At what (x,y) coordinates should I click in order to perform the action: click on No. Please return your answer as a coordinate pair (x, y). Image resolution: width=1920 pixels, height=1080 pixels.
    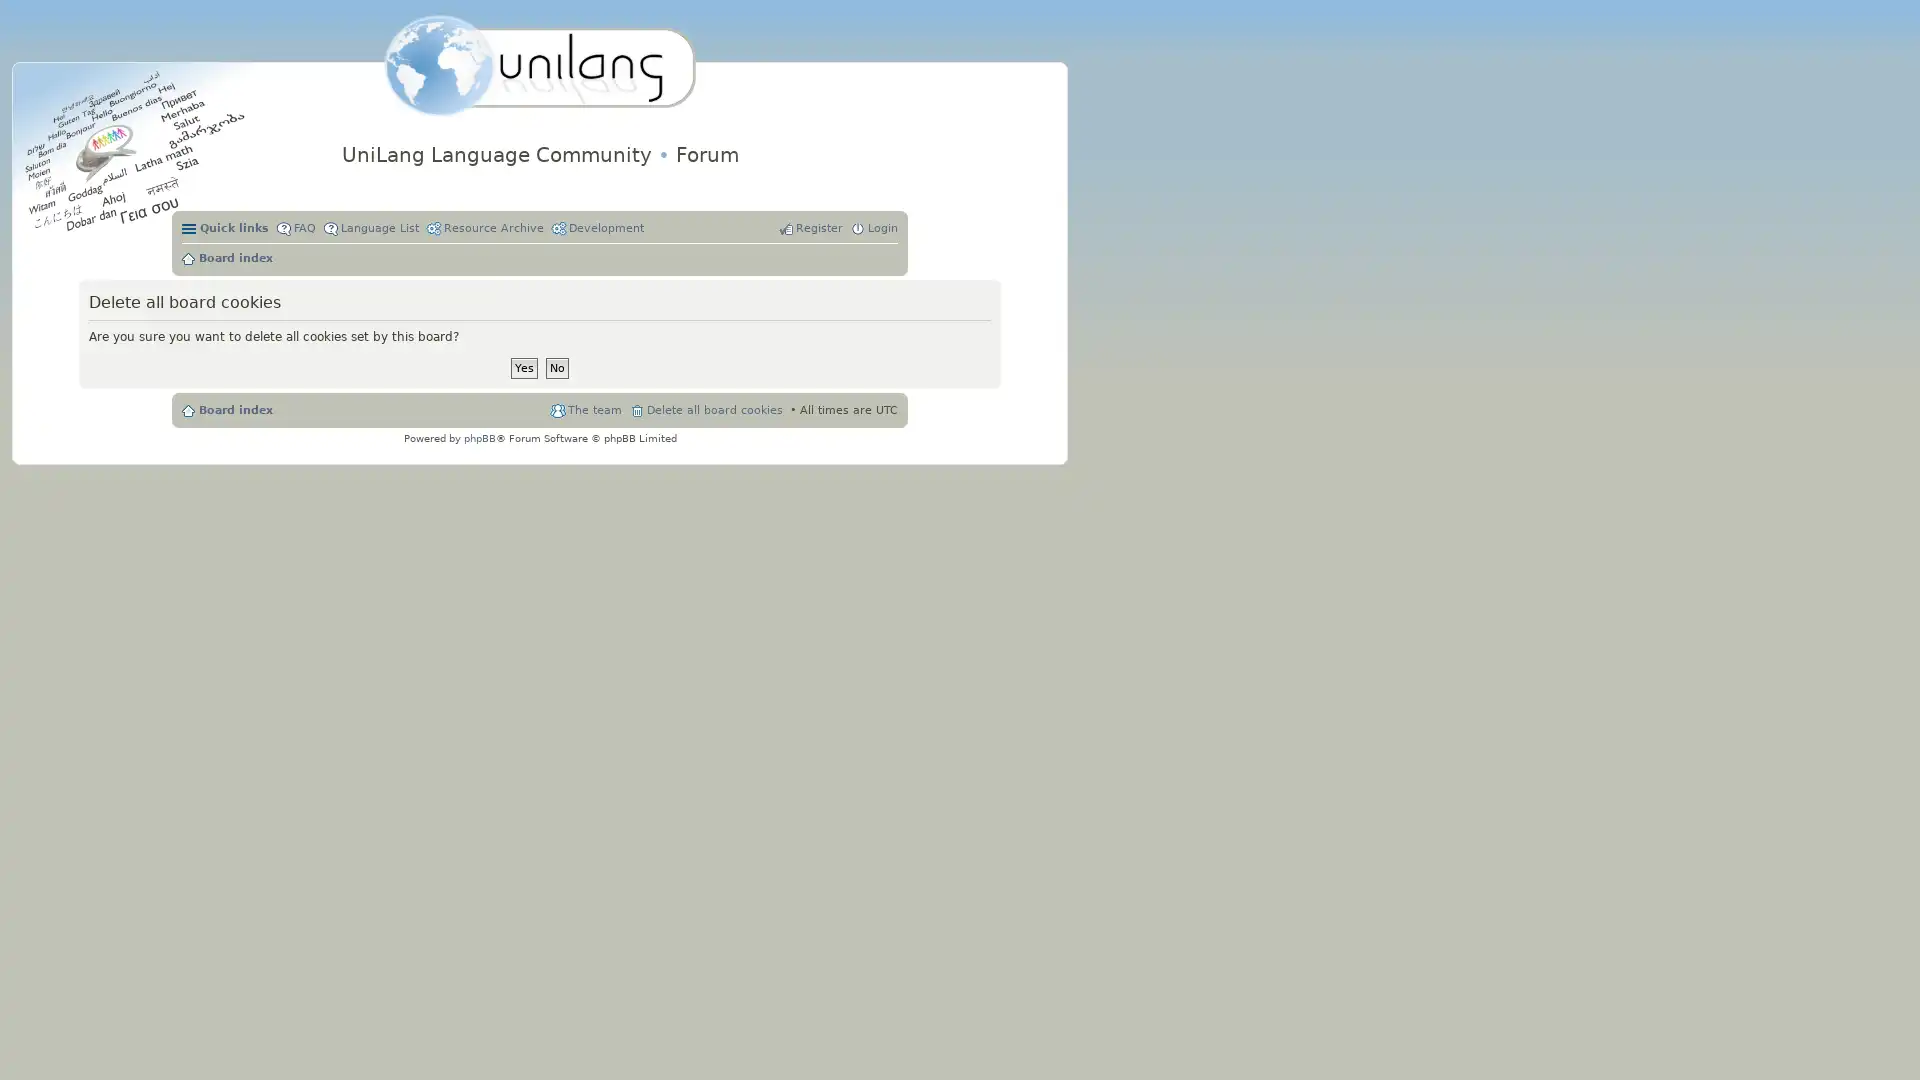
    Looking at the image, I should click on (557, 368).